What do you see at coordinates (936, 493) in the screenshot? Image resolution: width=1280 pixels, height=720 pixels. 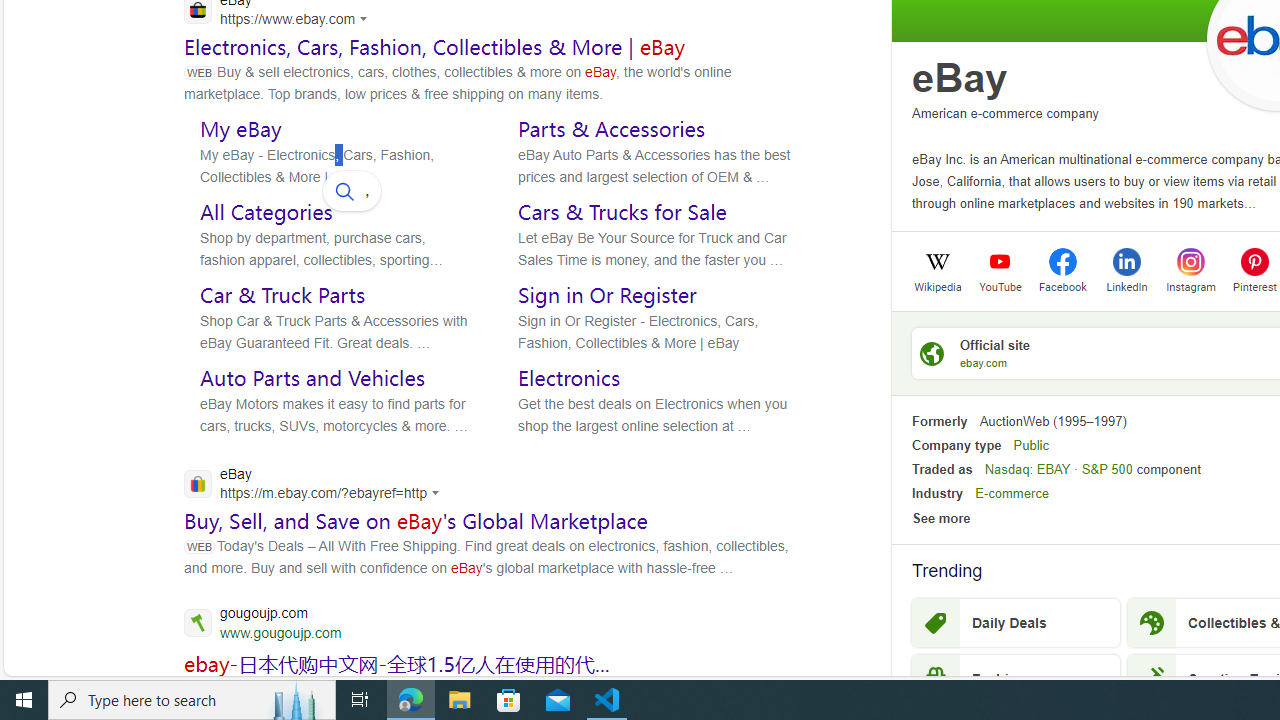 I see `'Industry'` at bounding box center [936, 493].